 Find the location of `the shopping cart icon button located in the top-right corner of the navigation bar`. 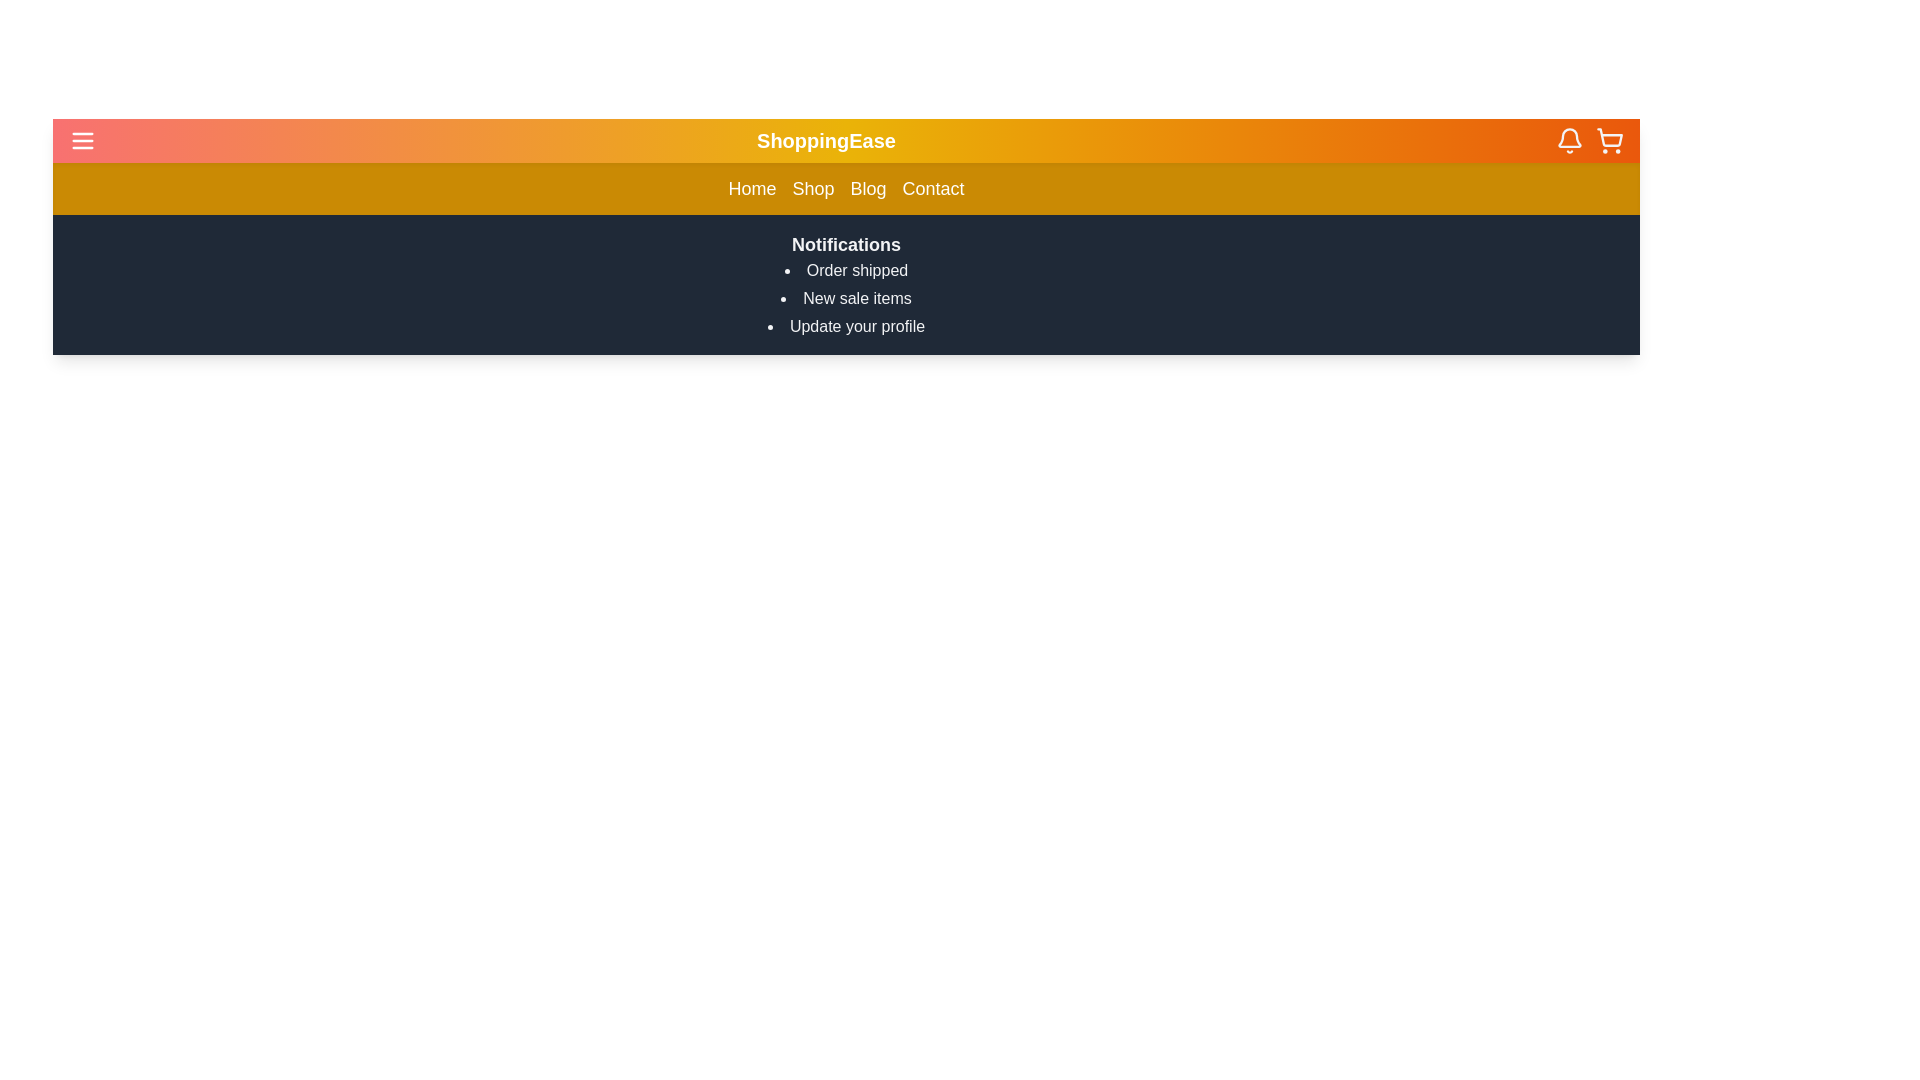

the shopping cart icon button located in the top-right corner of the navigation bar is located at coordinates (1588, 140).